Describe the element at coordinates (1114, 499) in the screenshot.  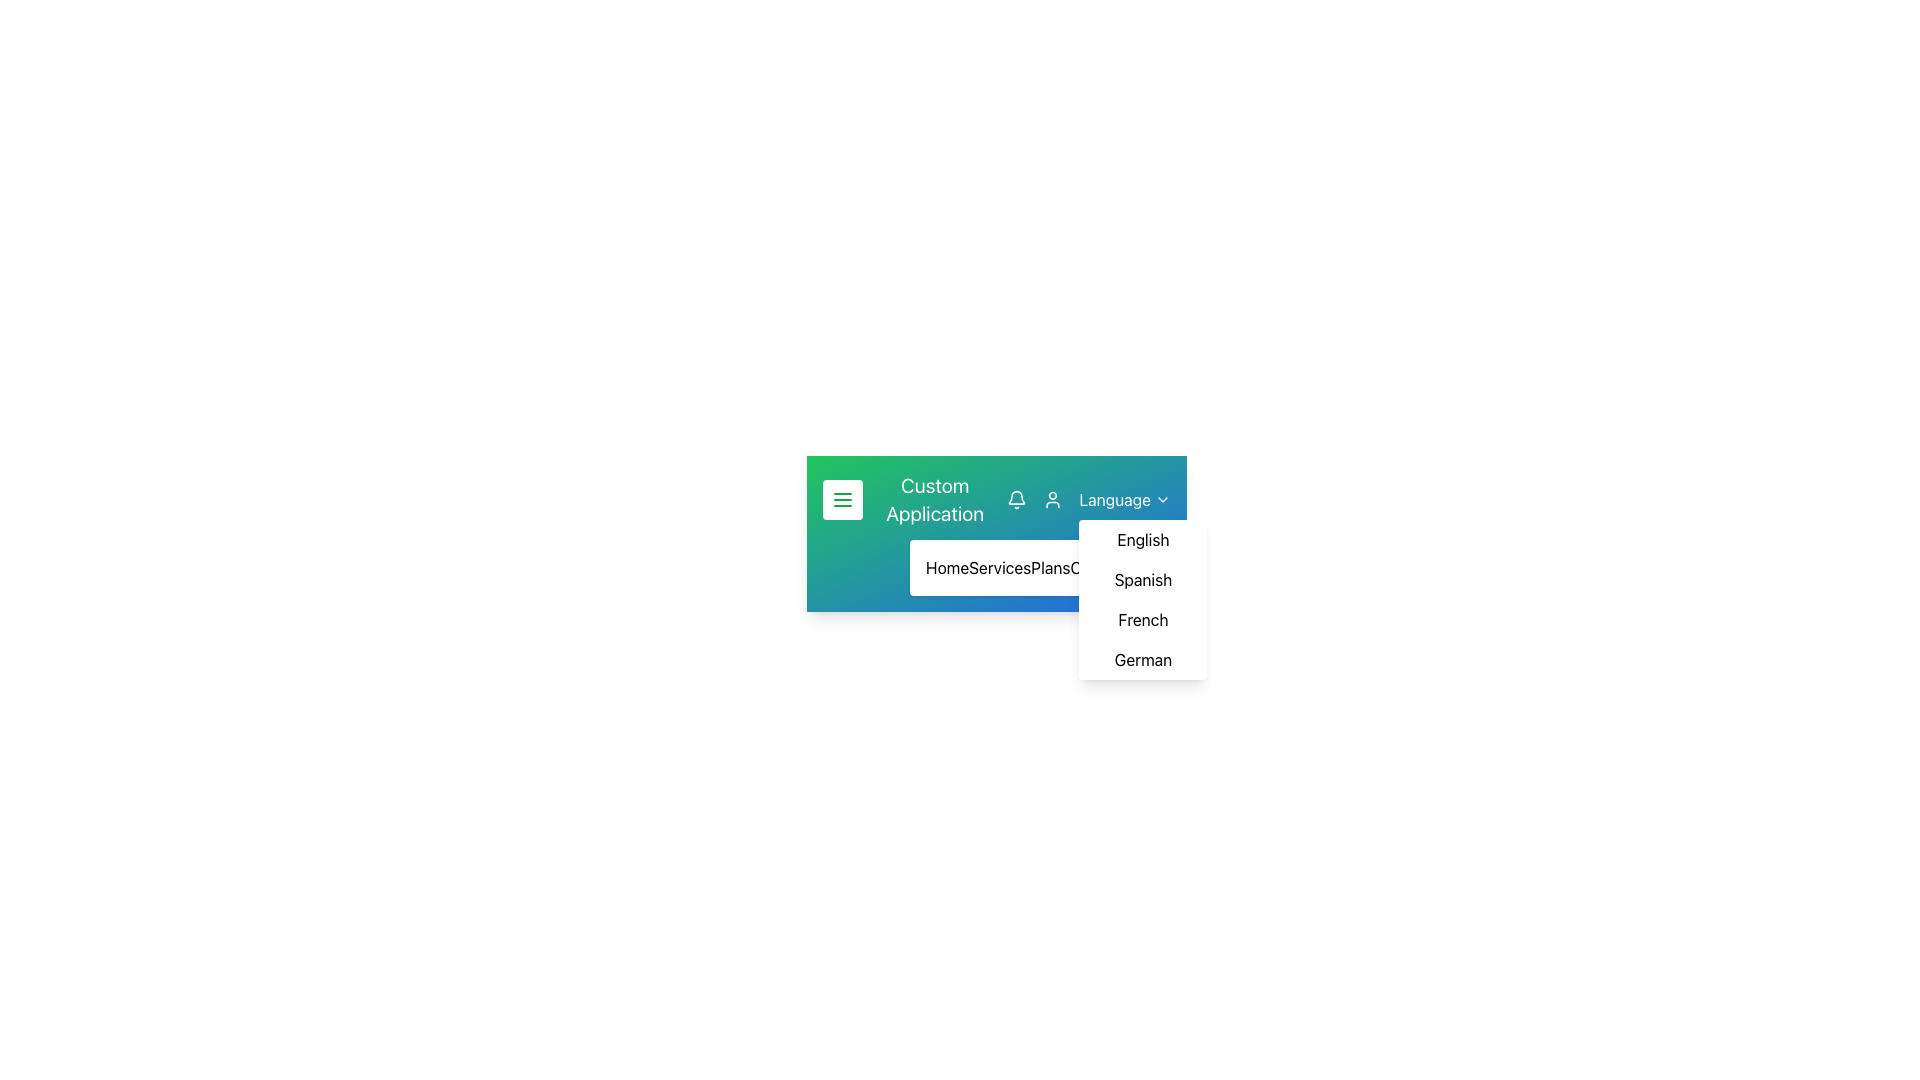
I see `language preference label located in the header section of the interface, positioned to the left of the dropdown control with a Chevron icon` at that location.